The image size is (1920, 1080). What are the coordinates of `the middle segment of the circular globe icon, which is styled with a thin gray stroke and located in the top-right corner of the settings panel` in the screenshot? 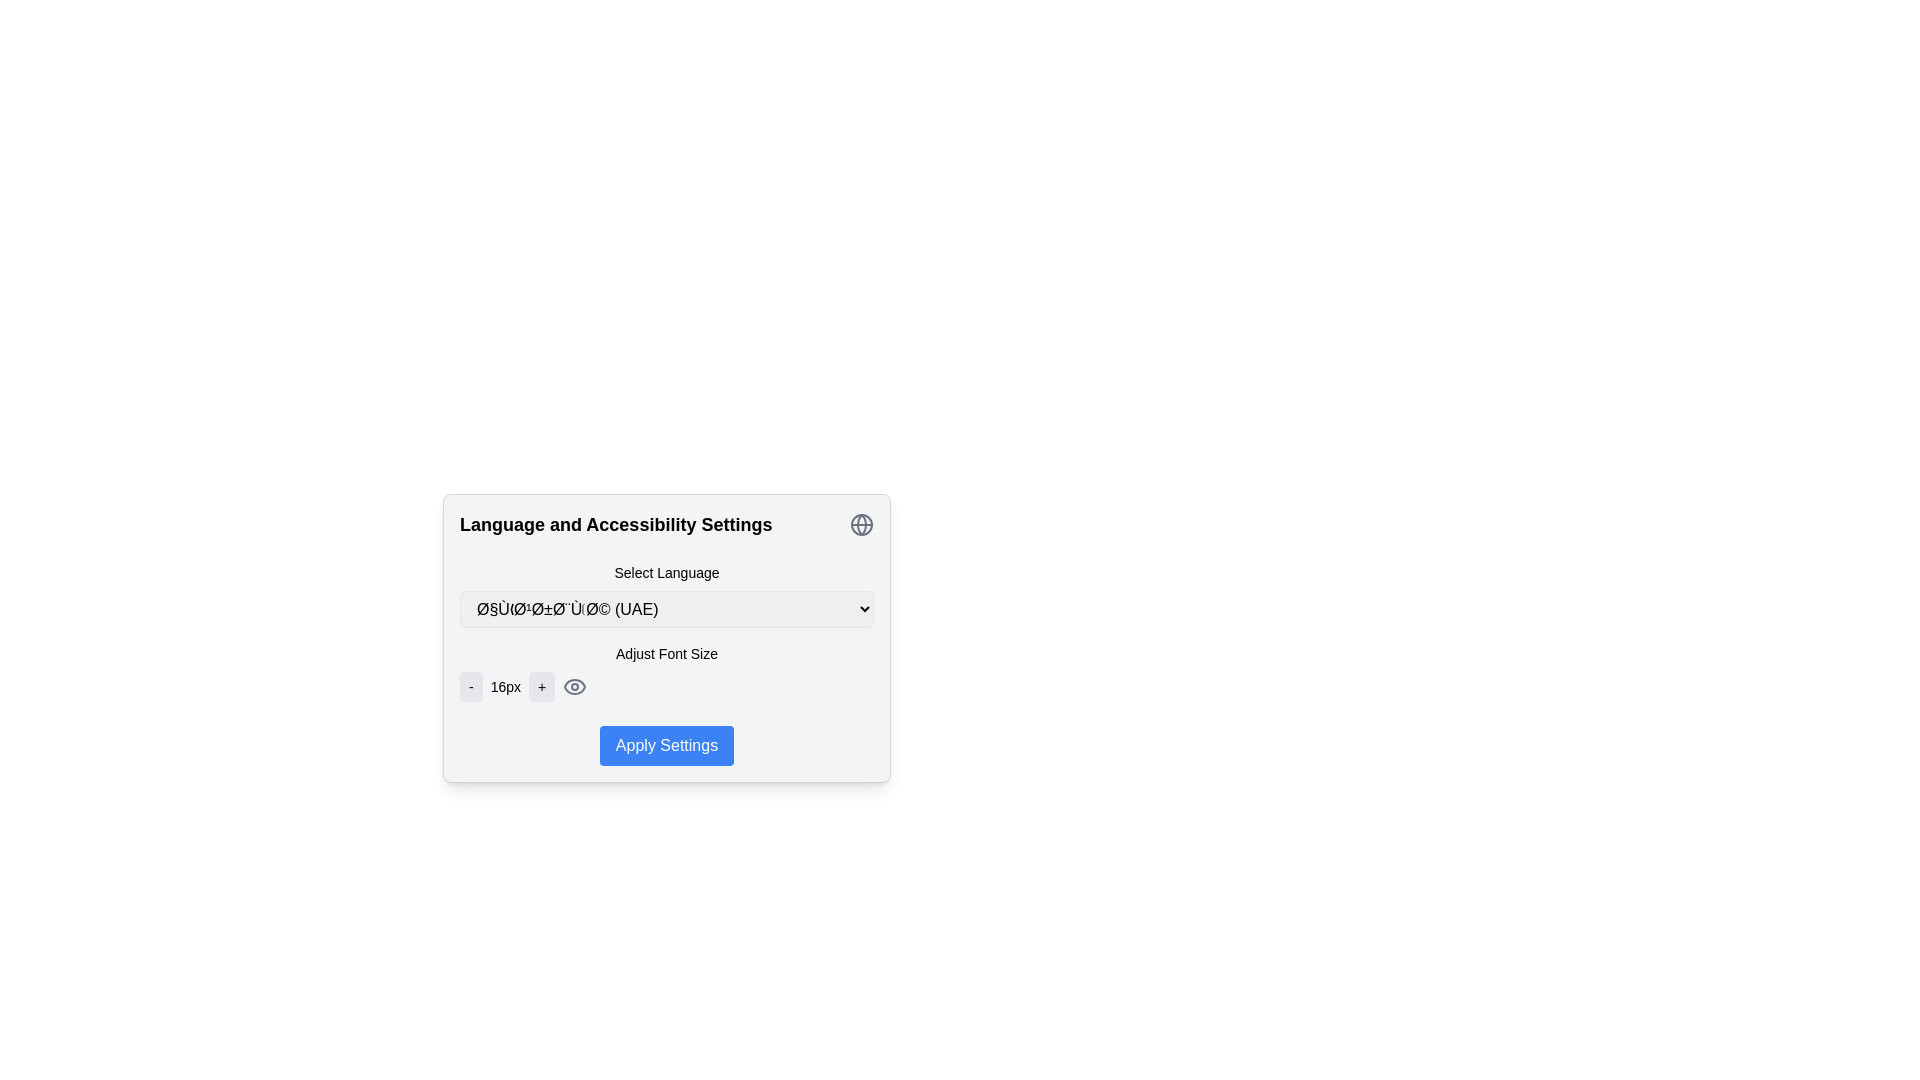 It's located at (862, 523).